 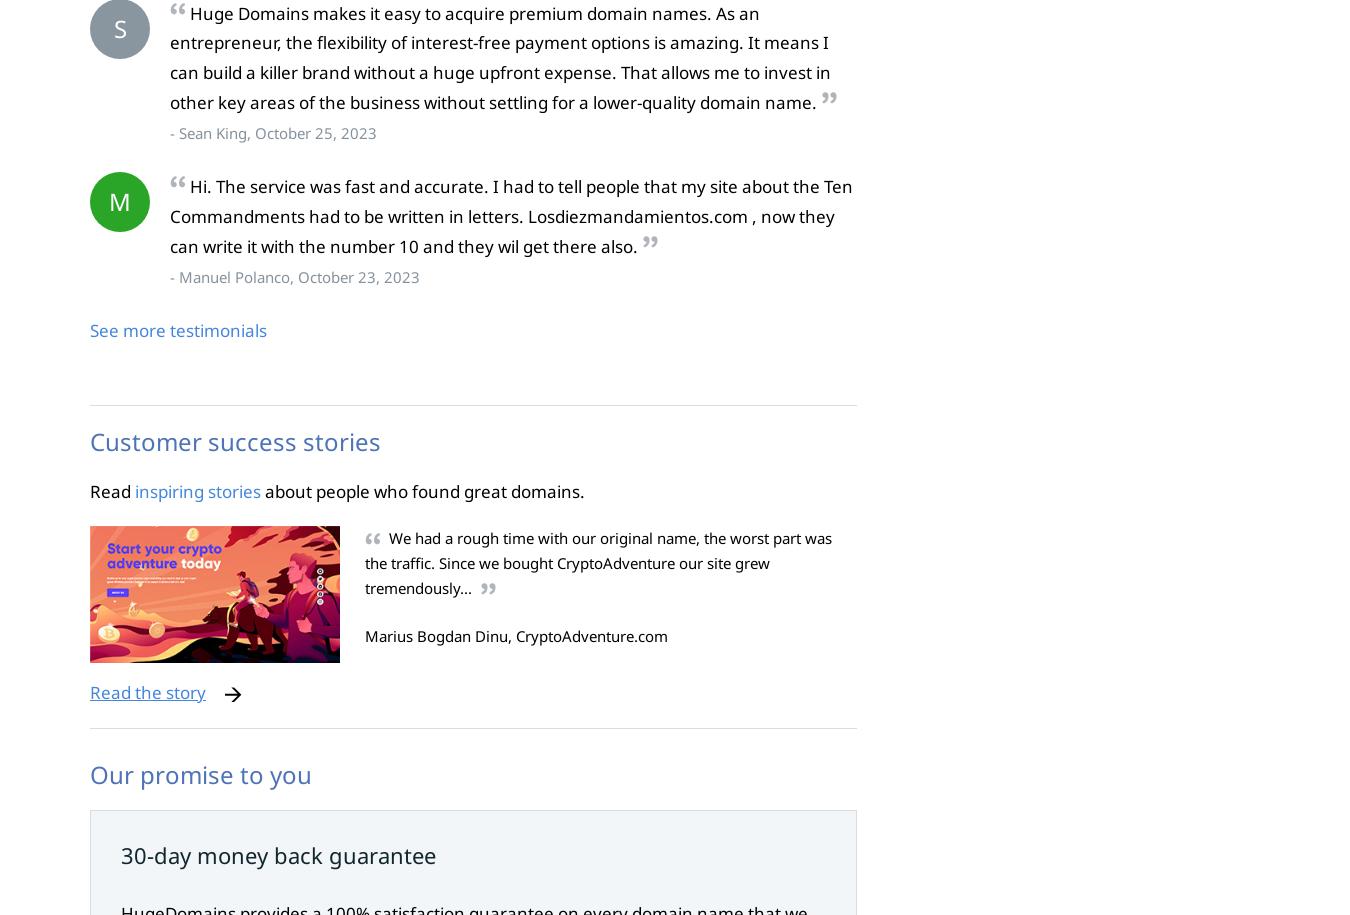 I want to click on 'Read the story', so click(x=147, y=690).